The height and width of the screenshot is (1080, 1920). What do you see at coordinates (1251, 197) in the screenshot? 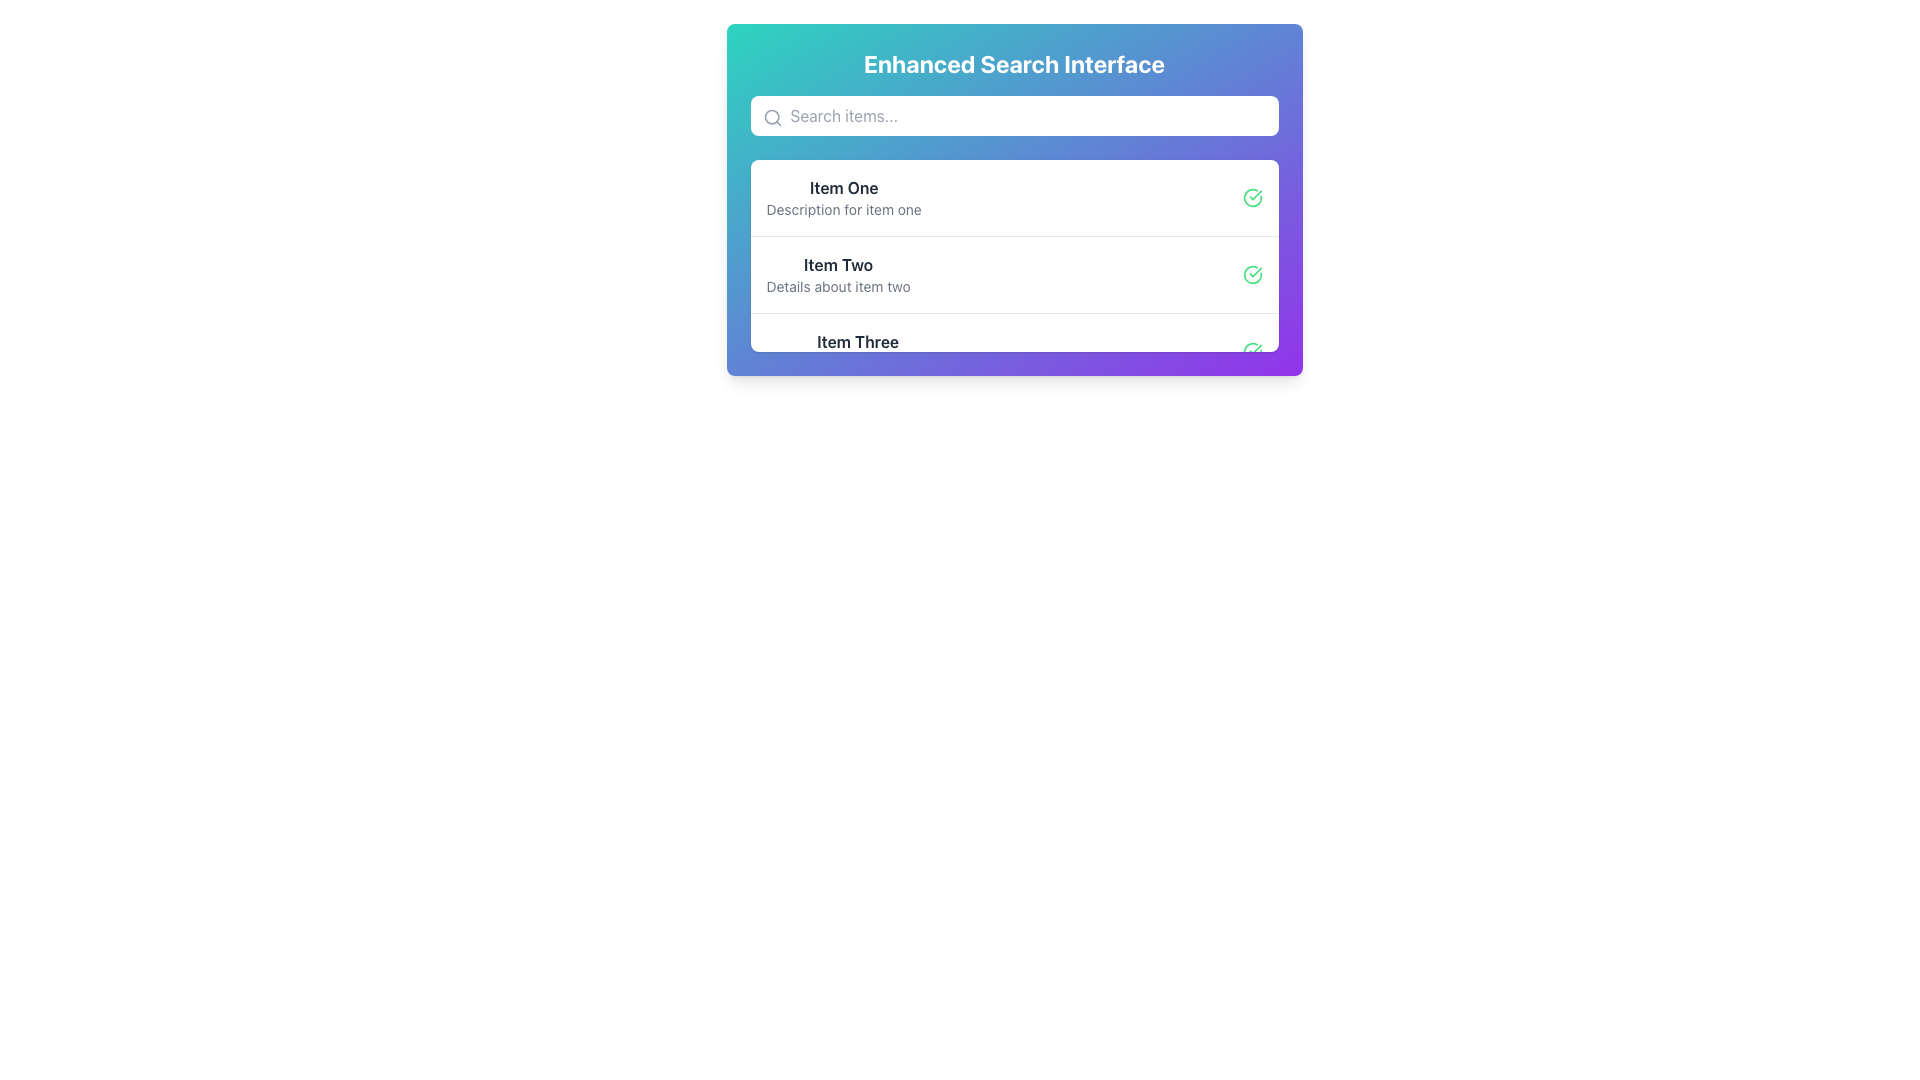
I see `the circular green bordered icon with a check symbol located to the right of 'Item One' for additional information` at bounding box center [1251, 197].